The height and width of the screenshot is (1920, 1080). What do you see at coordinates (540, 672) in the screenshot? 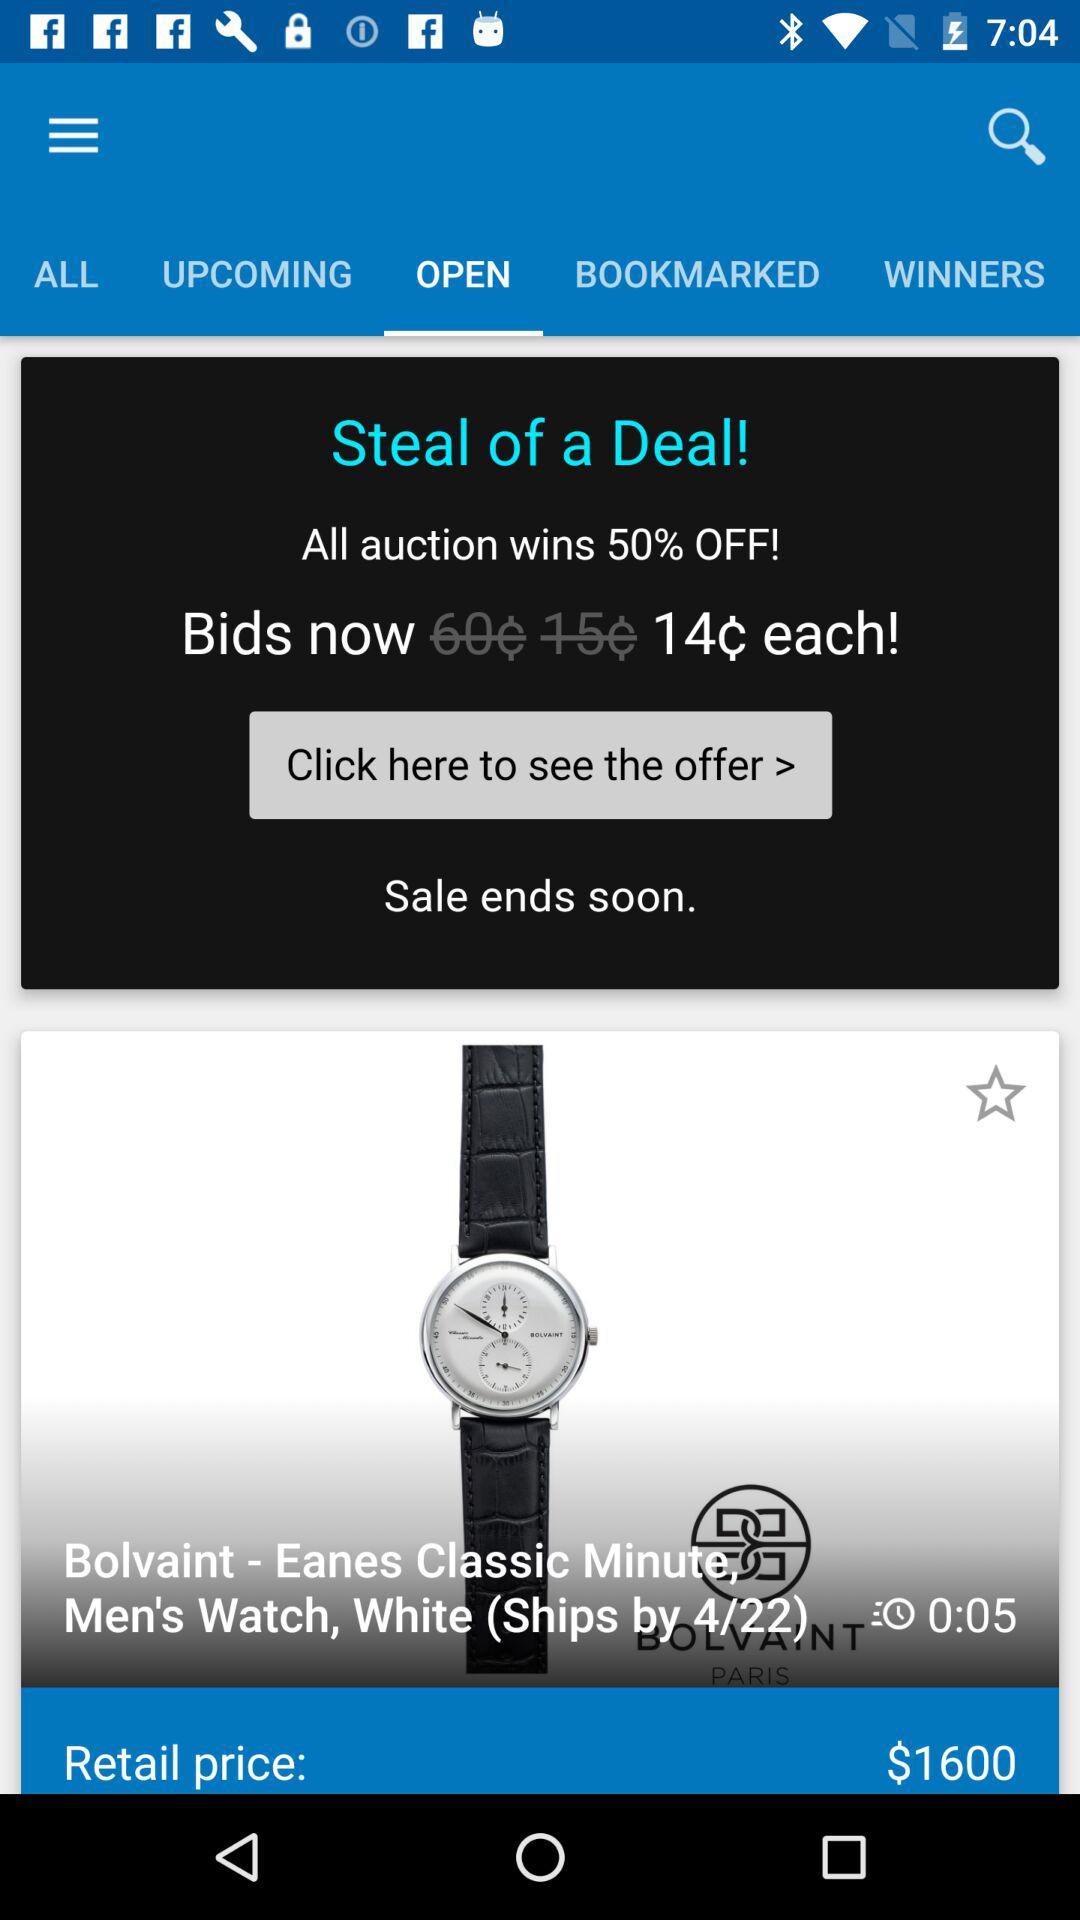
I see `the complete text which is in the black box` at bounding box center [540, 672].